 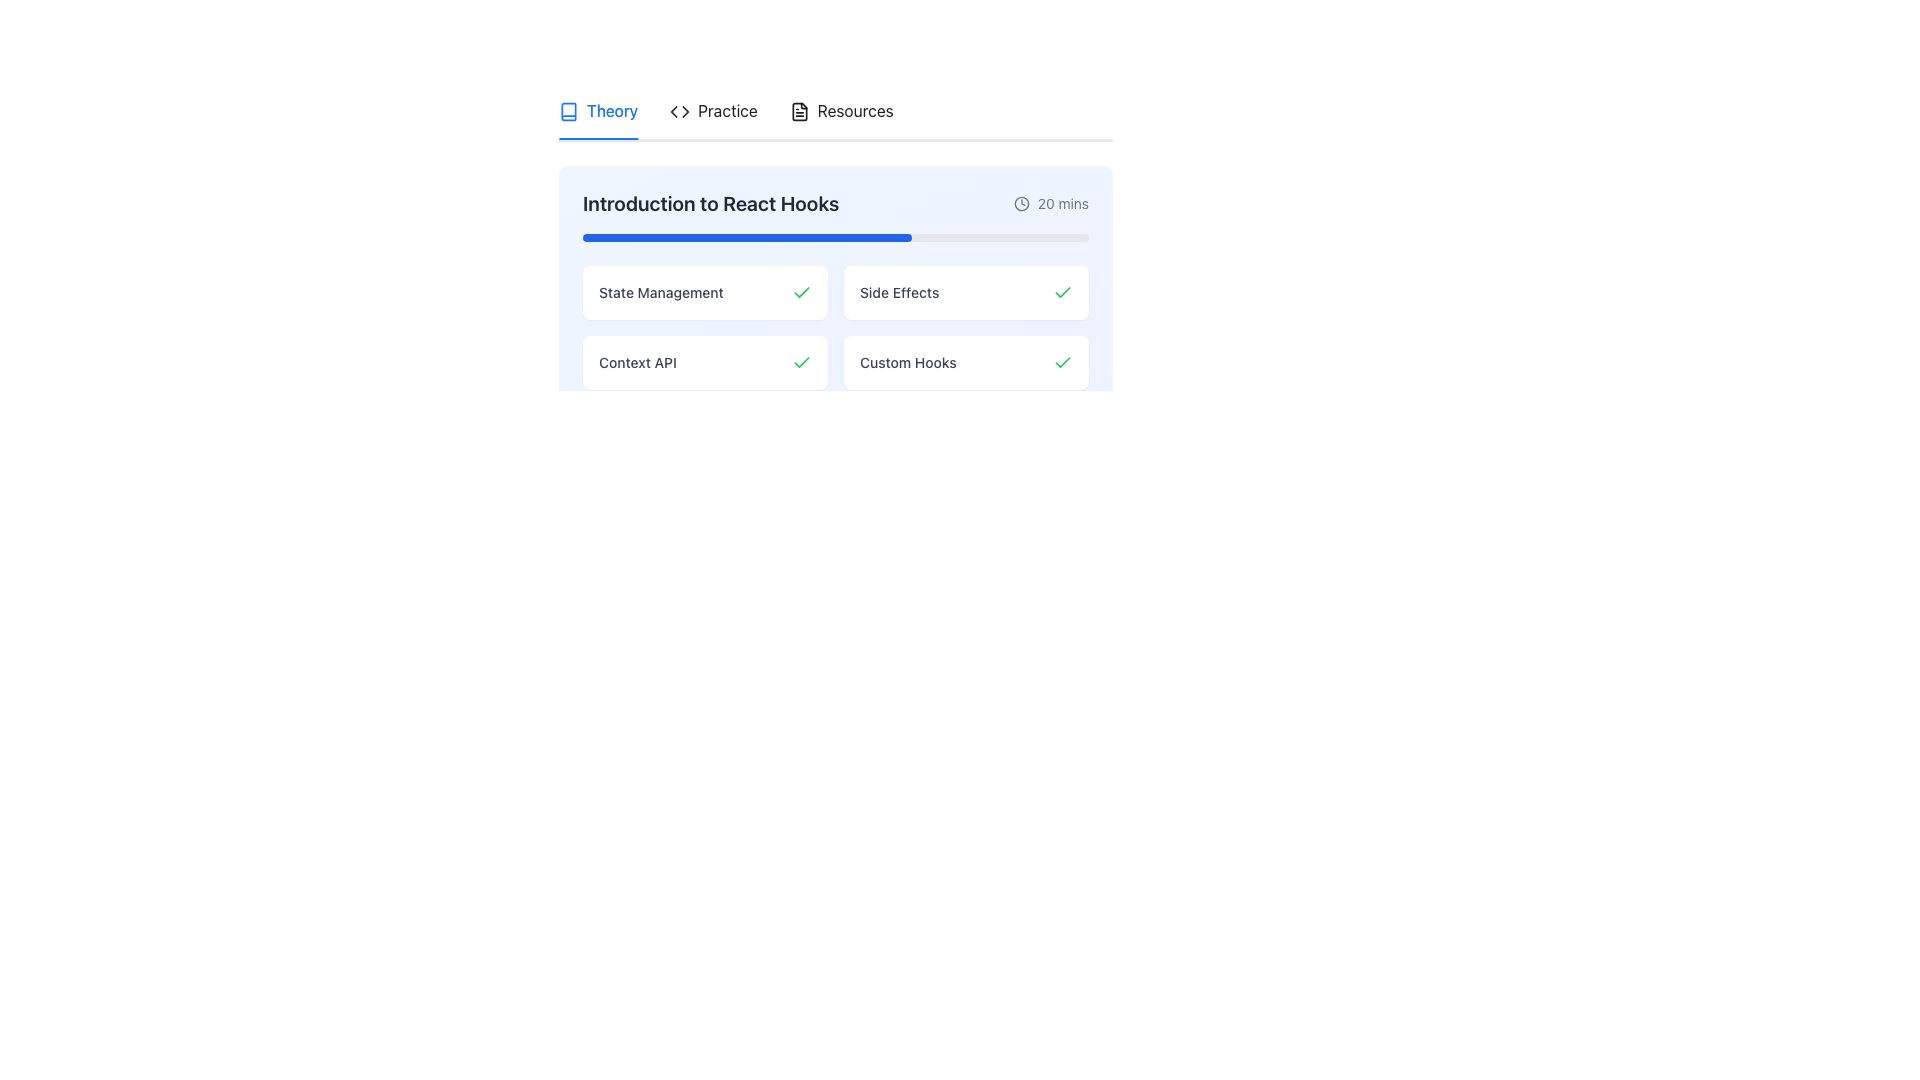 What do you see at coordinates (835, 246) in the screenshot?
I see `the tabbed interface with grid cards to switch between tabs` at bounding box center [835, 246].